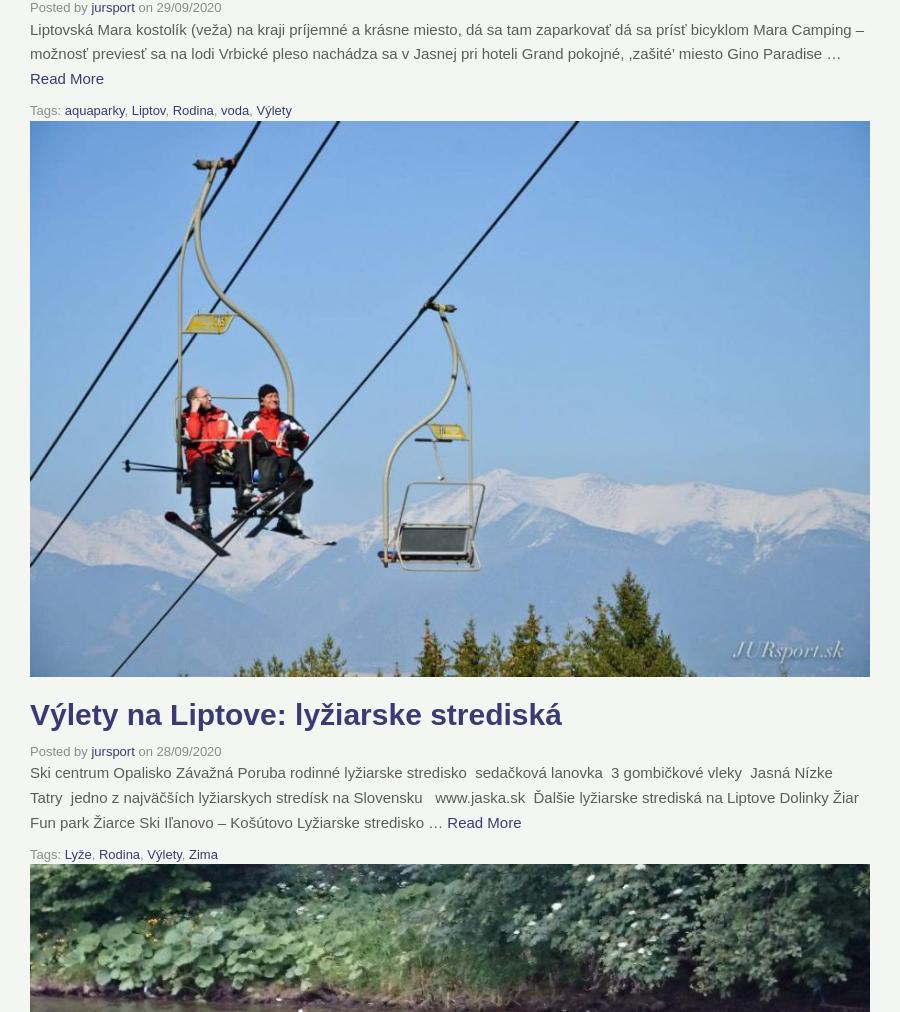 Image resolution: width=900 pixels, height=1012 pixels. What do you see at coordinates (147, 108) in the screenshot?
I see `'Liptov'` at bounding box center [147, 108].